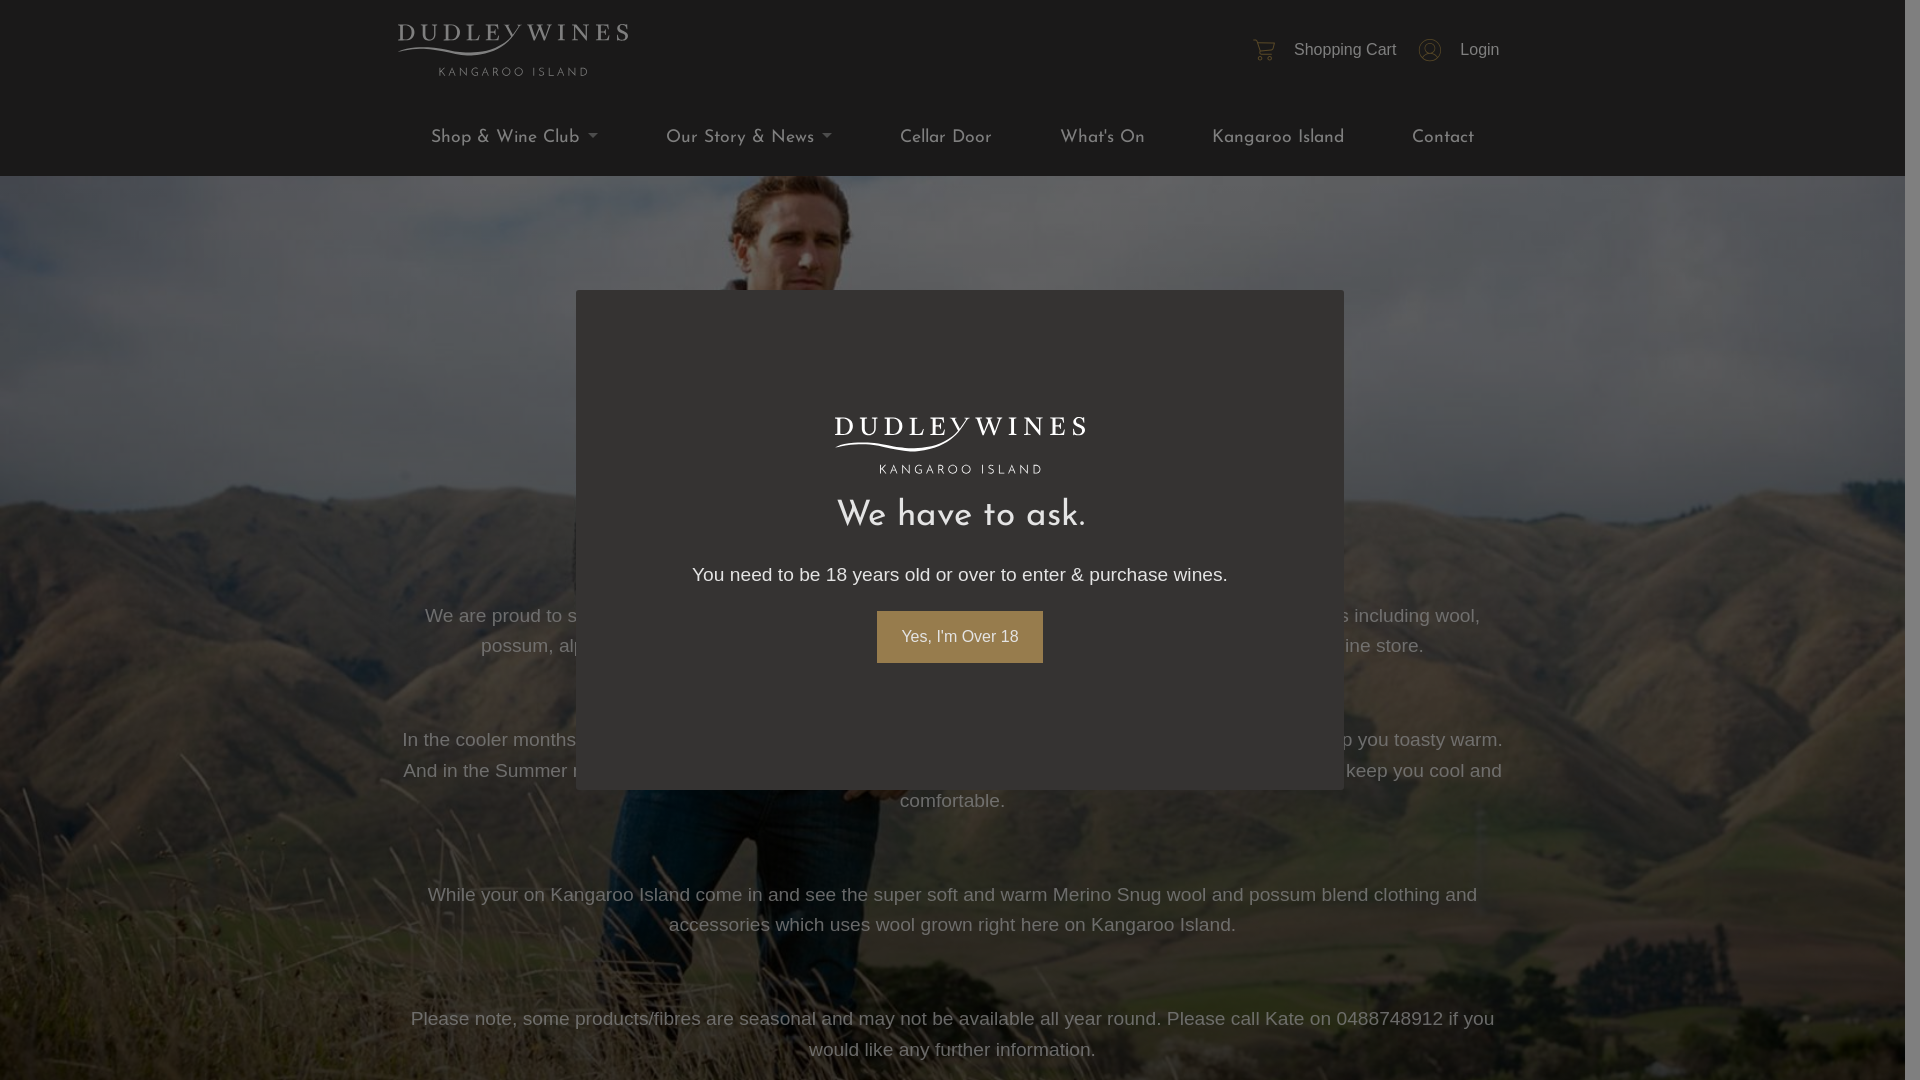  I want to click on 'Our Story & News', so click(747, 137).